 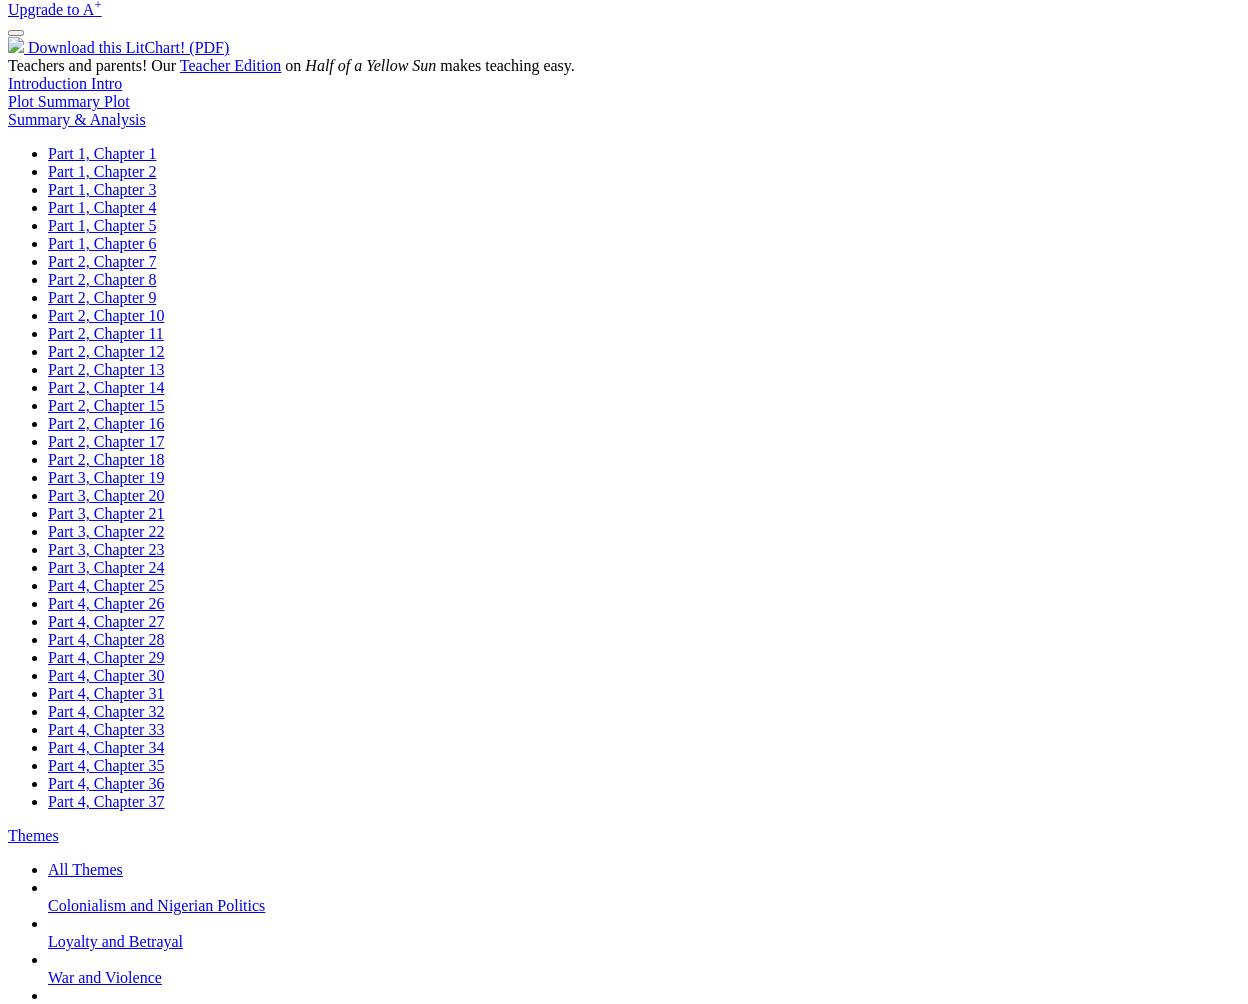 What do you see at coordinates (48, 728) in the screenshot?
I see `'Part 4, Chapter 33'` at bounding box center [48, 728].